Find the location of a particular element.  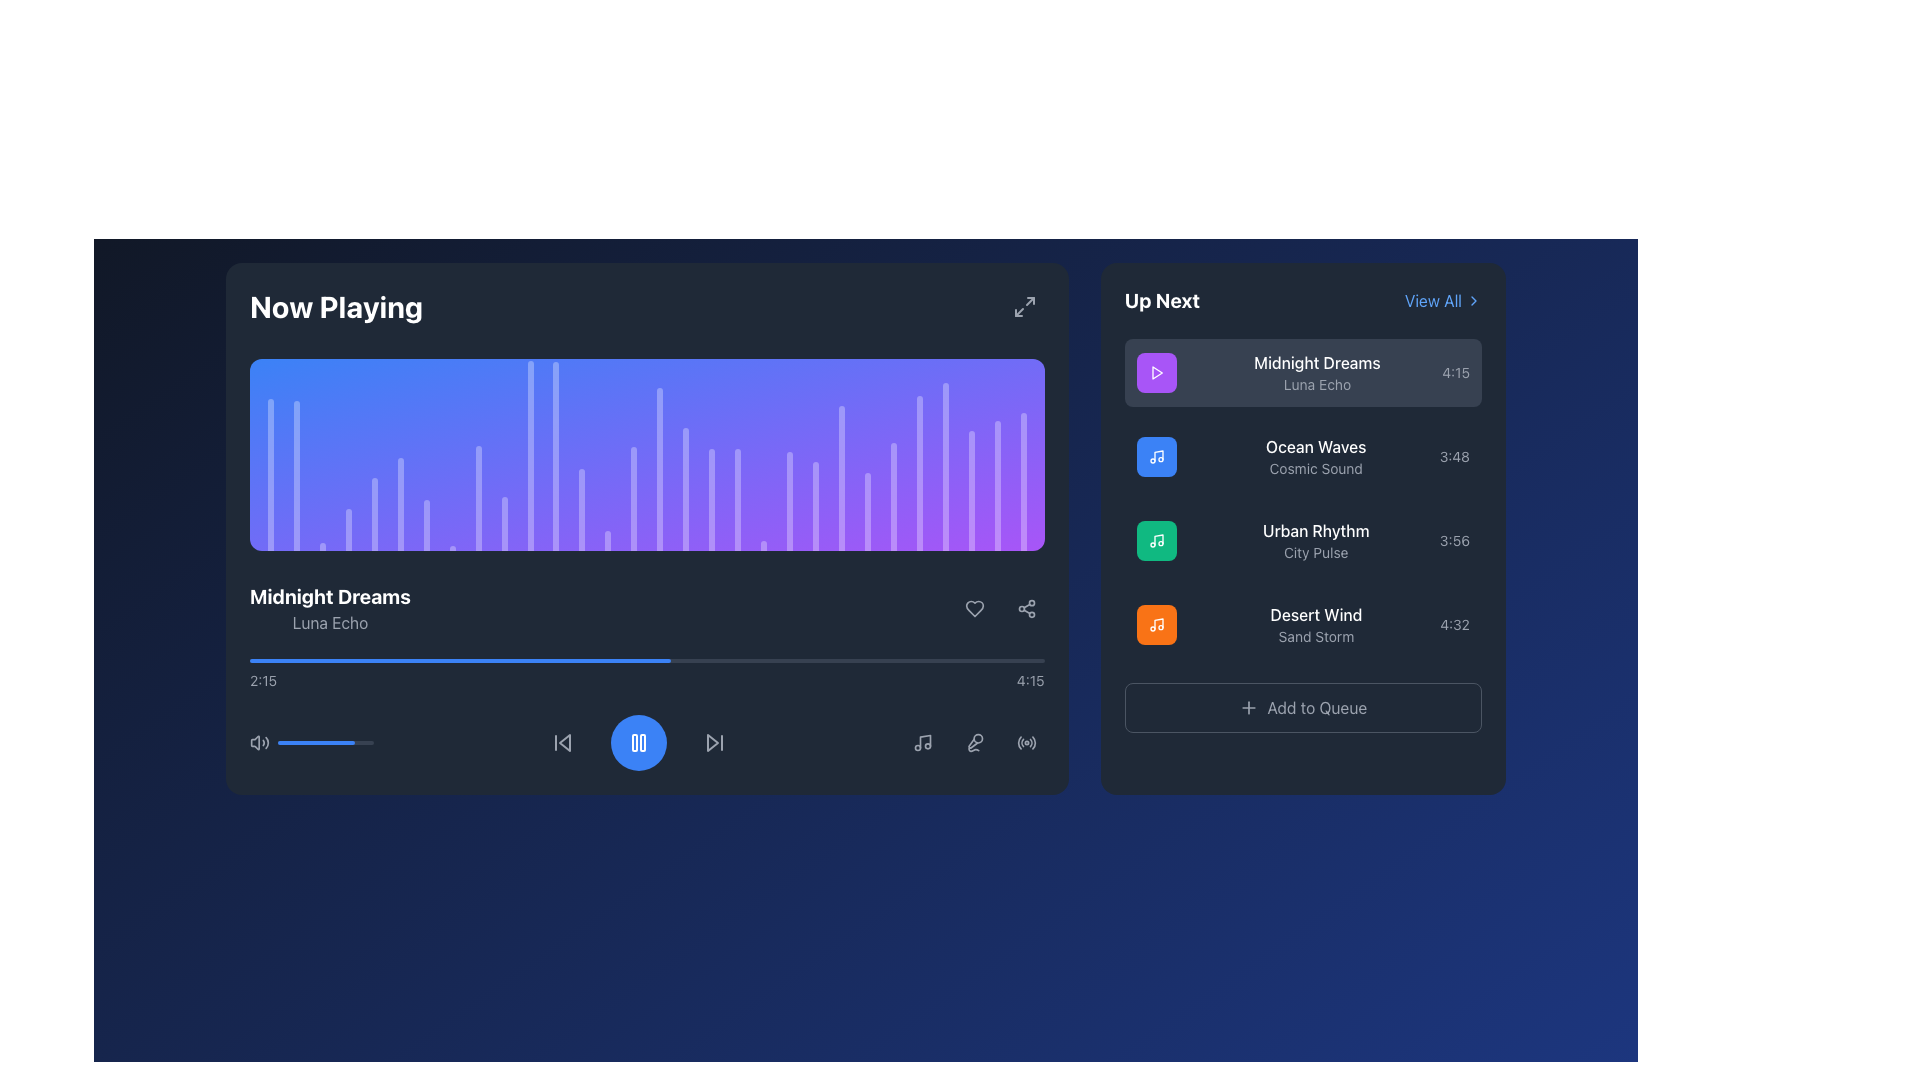

the heart-shaped icon button in the bottom right corner of the 'Now Playing' section to mark the track as liked is located at coordinates (974, 608).